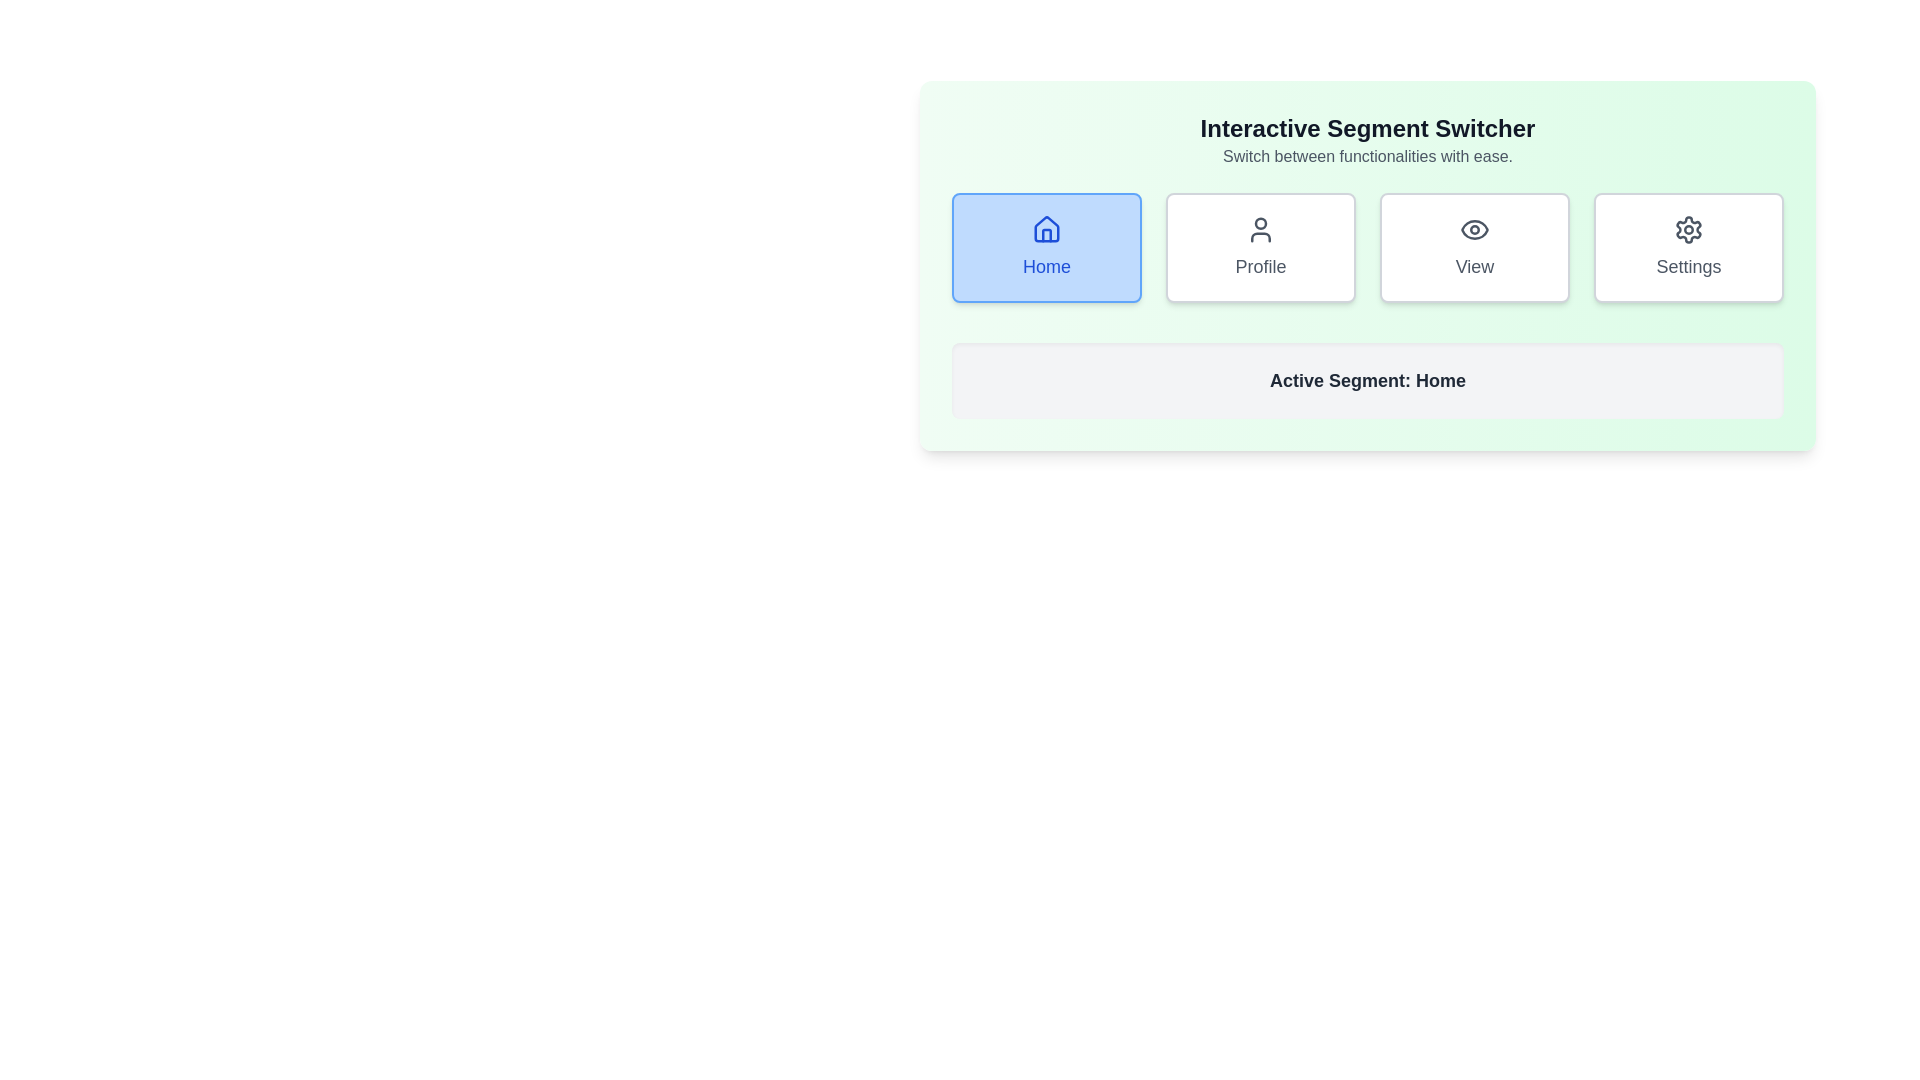  Describe the element at coordinates (1688, 229) in the screenshot. I see `on the settings SVG icon, which is the rightmost icon in the navigation row above the 'Settings' label` at that location.